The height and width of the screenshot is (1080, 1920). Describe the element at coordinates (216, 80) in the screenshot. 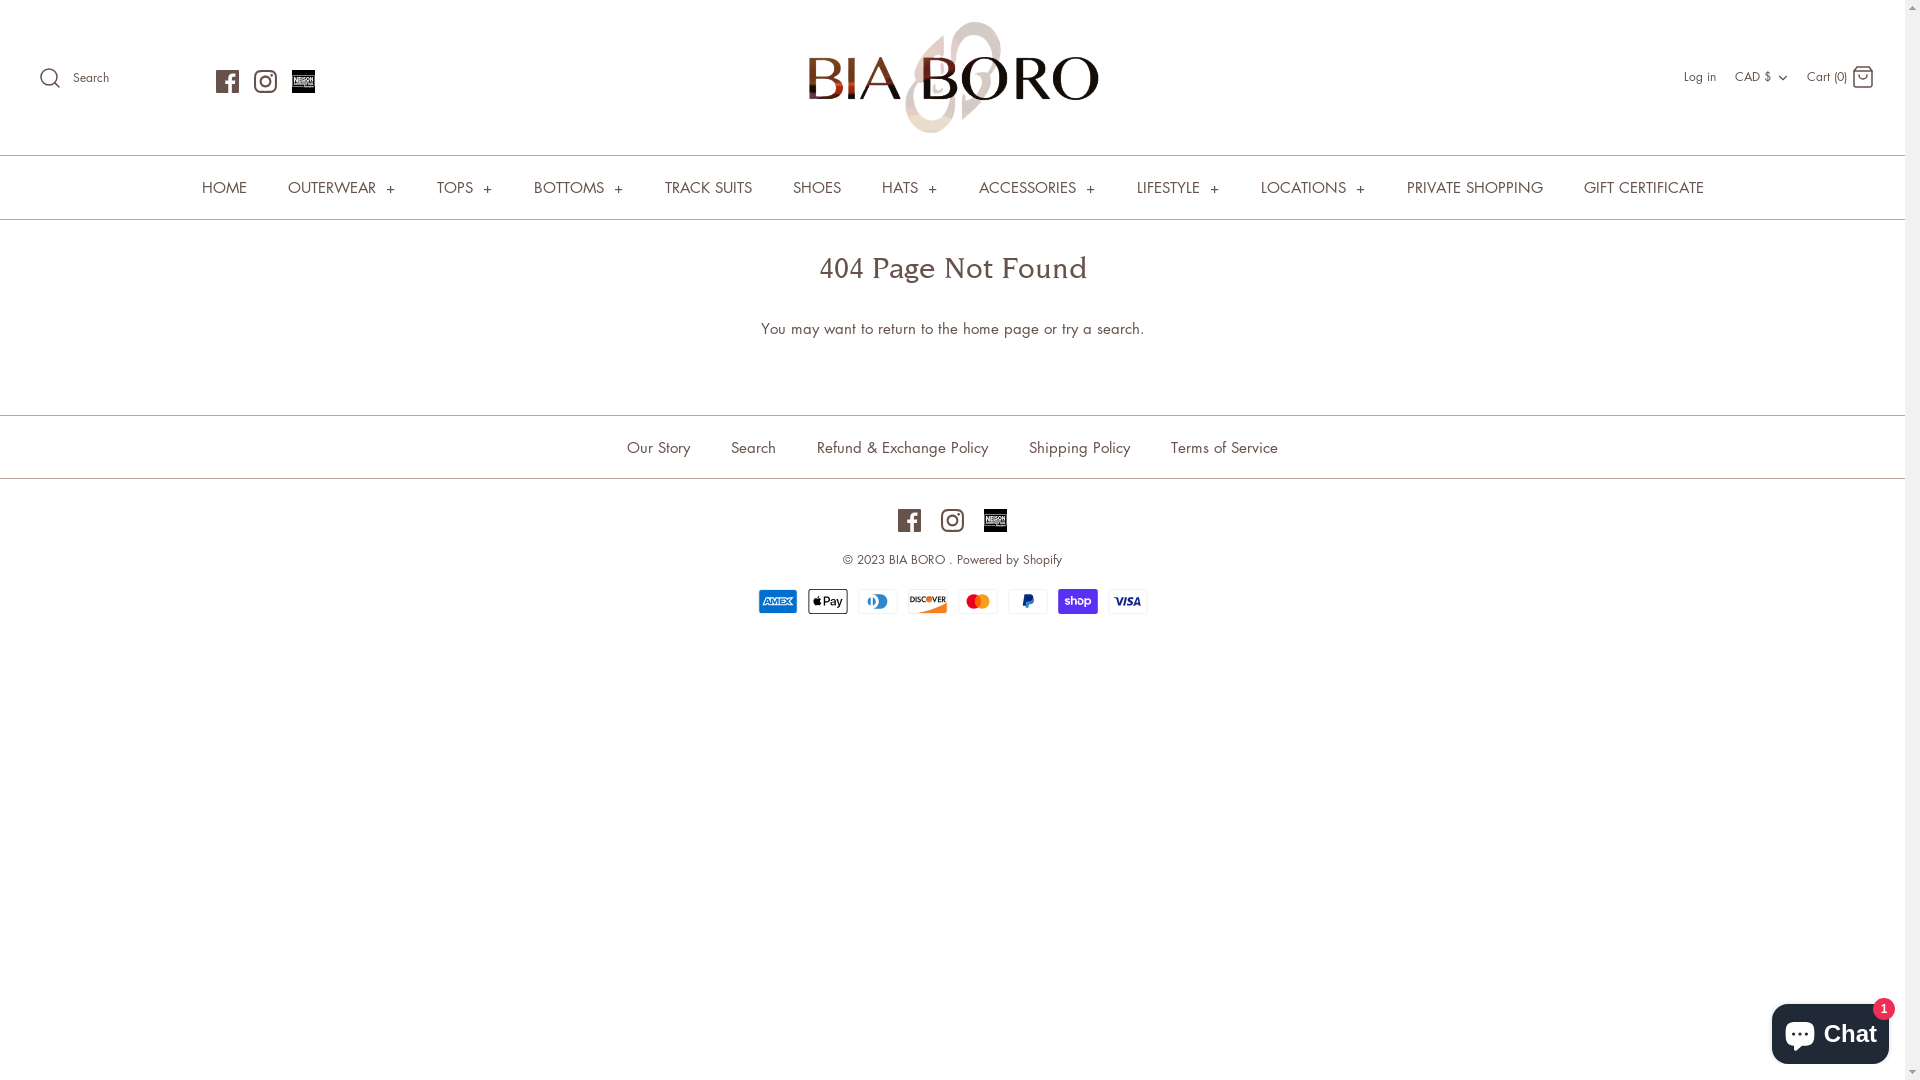

I see `'Facebook'` at that location.